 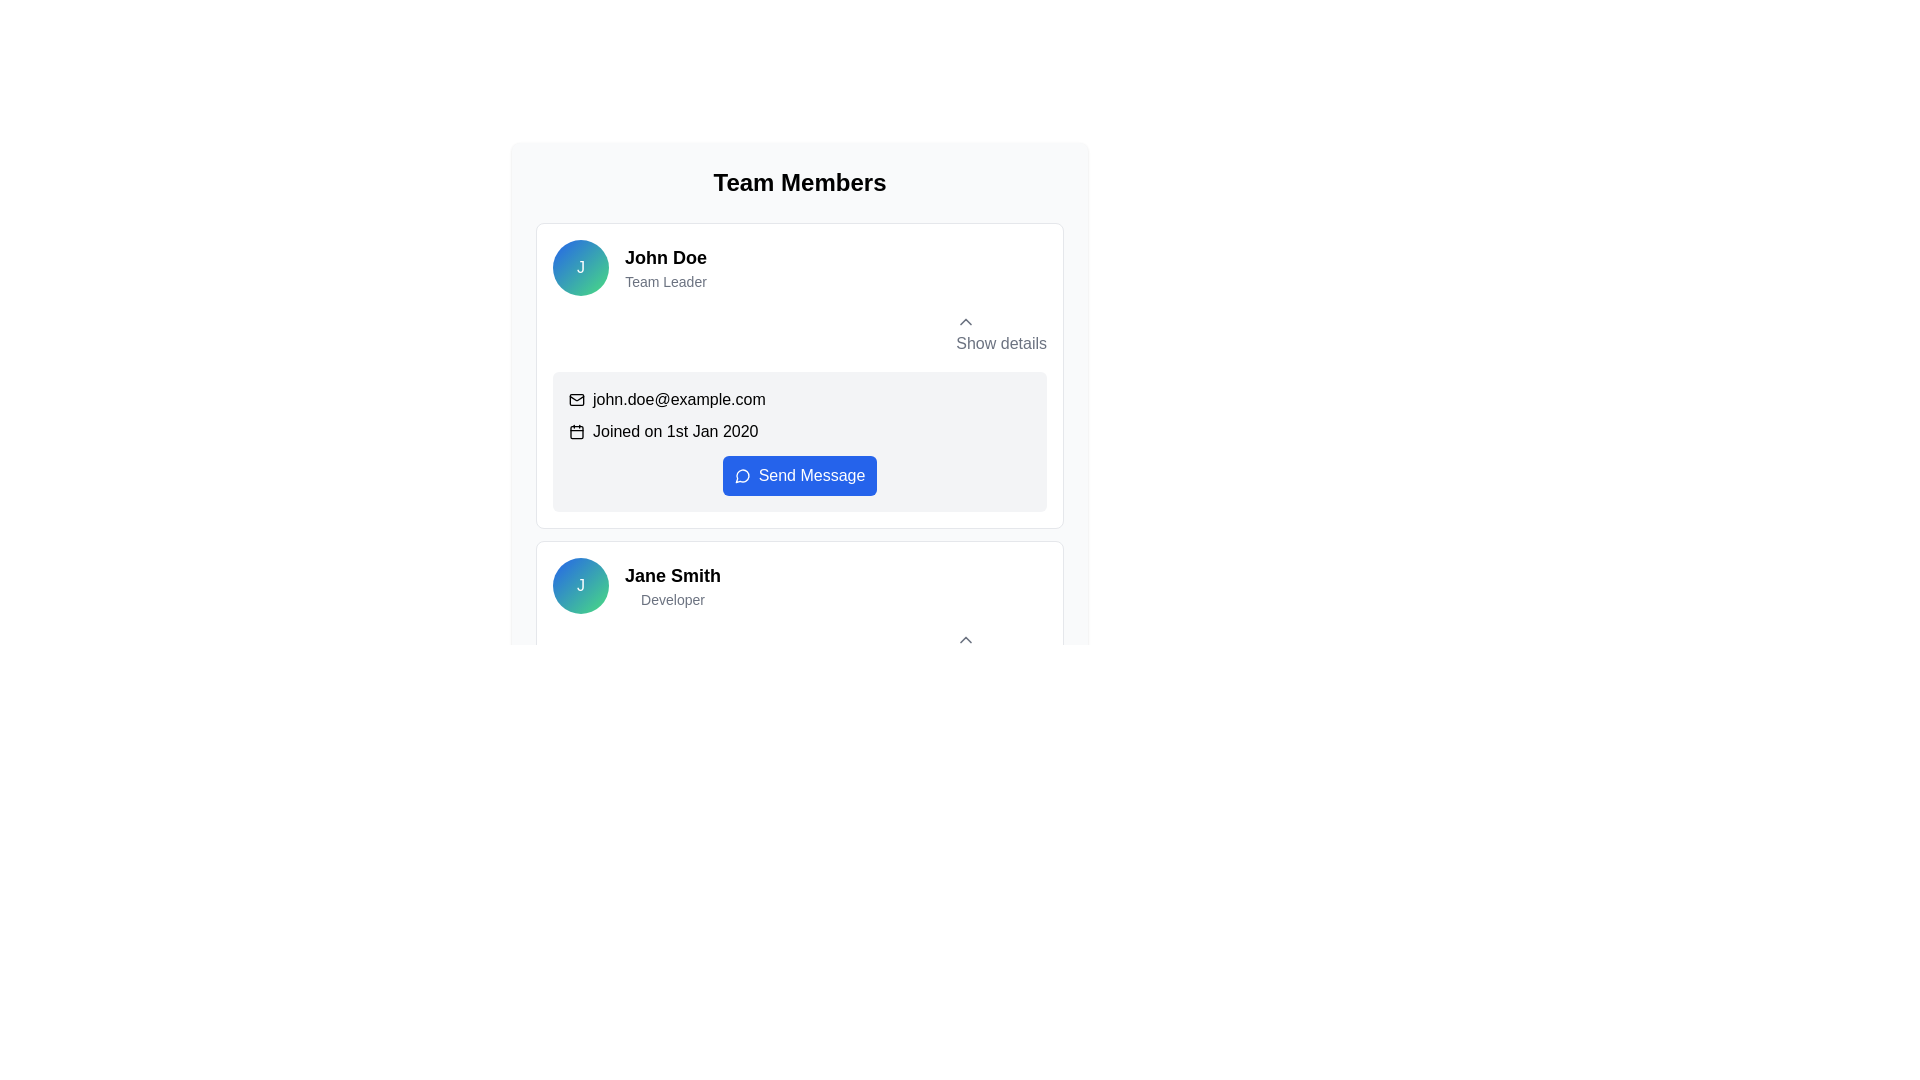 I want to click on the Text Label displaying 'Jane Smith' and 'Developer' within the second team member card under 'Team Members', located to the right of the circular avatar labeled 'J', so click(x=672, y=585).